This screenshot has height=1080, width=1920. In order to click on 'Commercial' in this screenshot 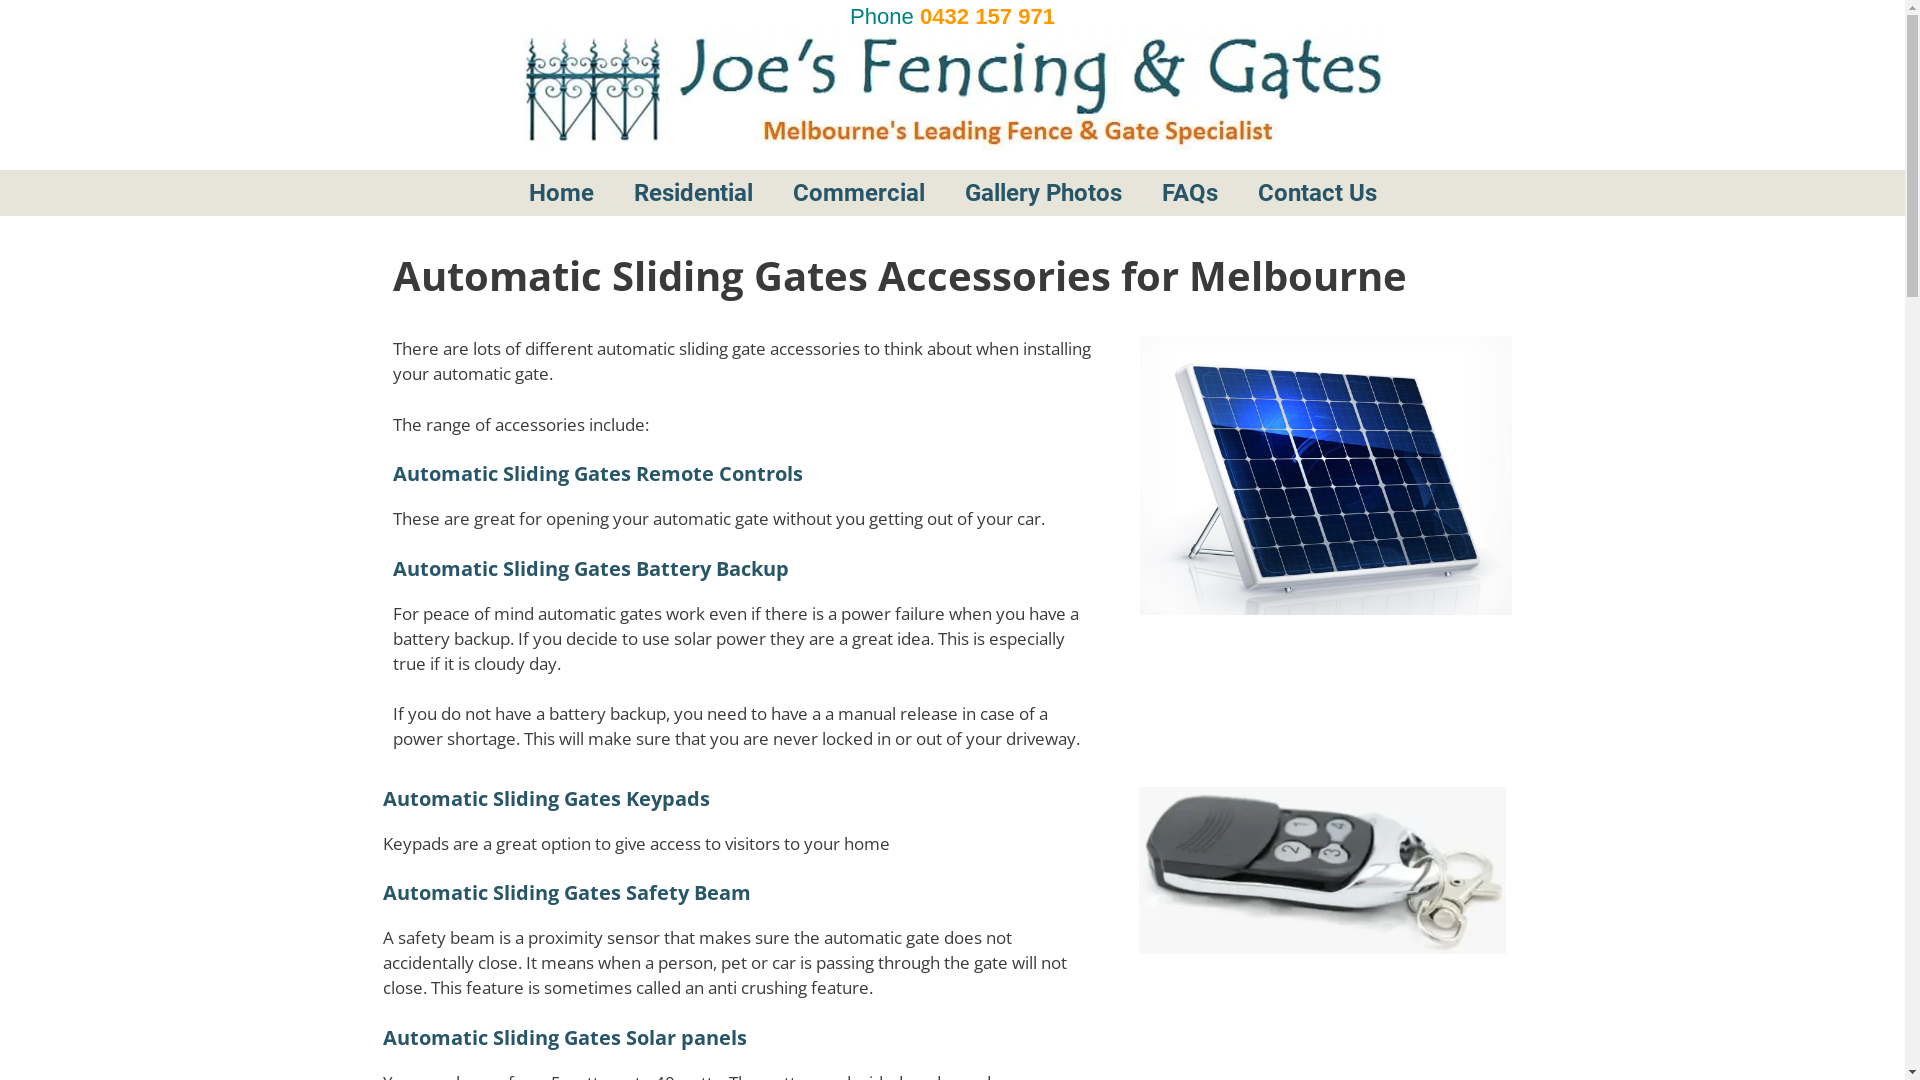, I will do `click(858, 192)`.